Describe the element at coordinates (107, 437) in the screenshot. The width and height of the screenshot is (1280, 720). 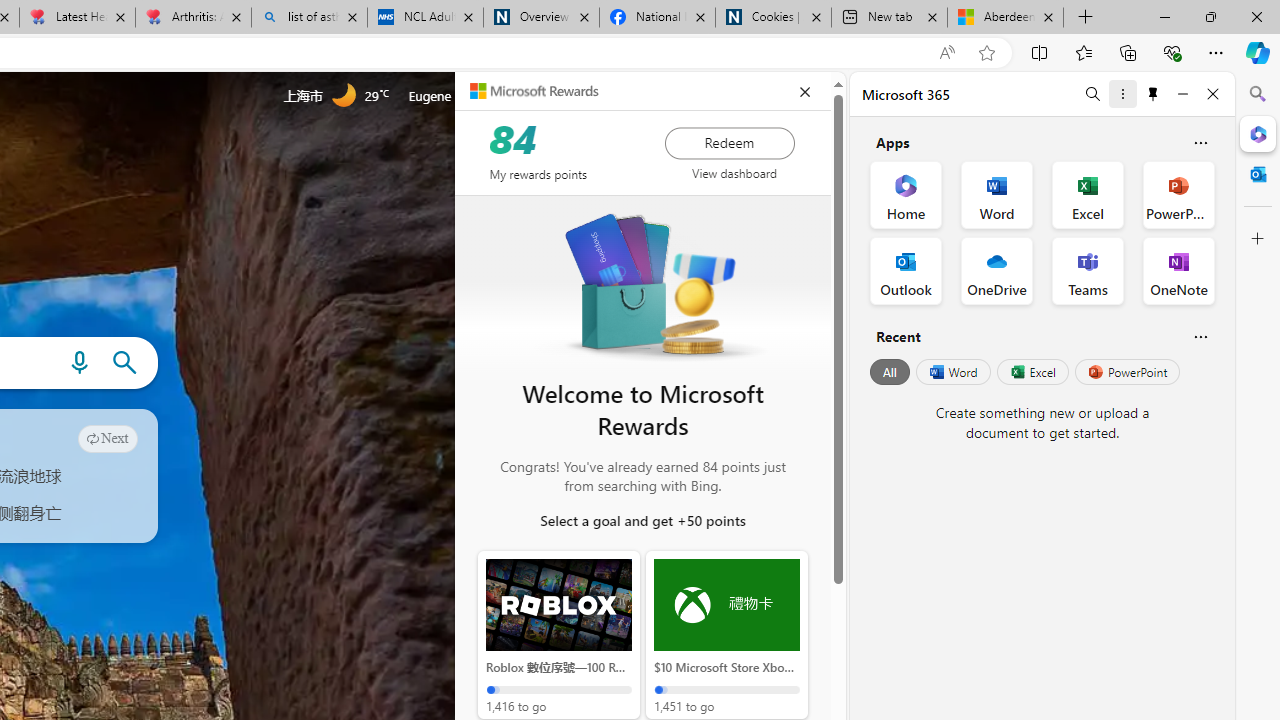
I see `'Next'` at that location.